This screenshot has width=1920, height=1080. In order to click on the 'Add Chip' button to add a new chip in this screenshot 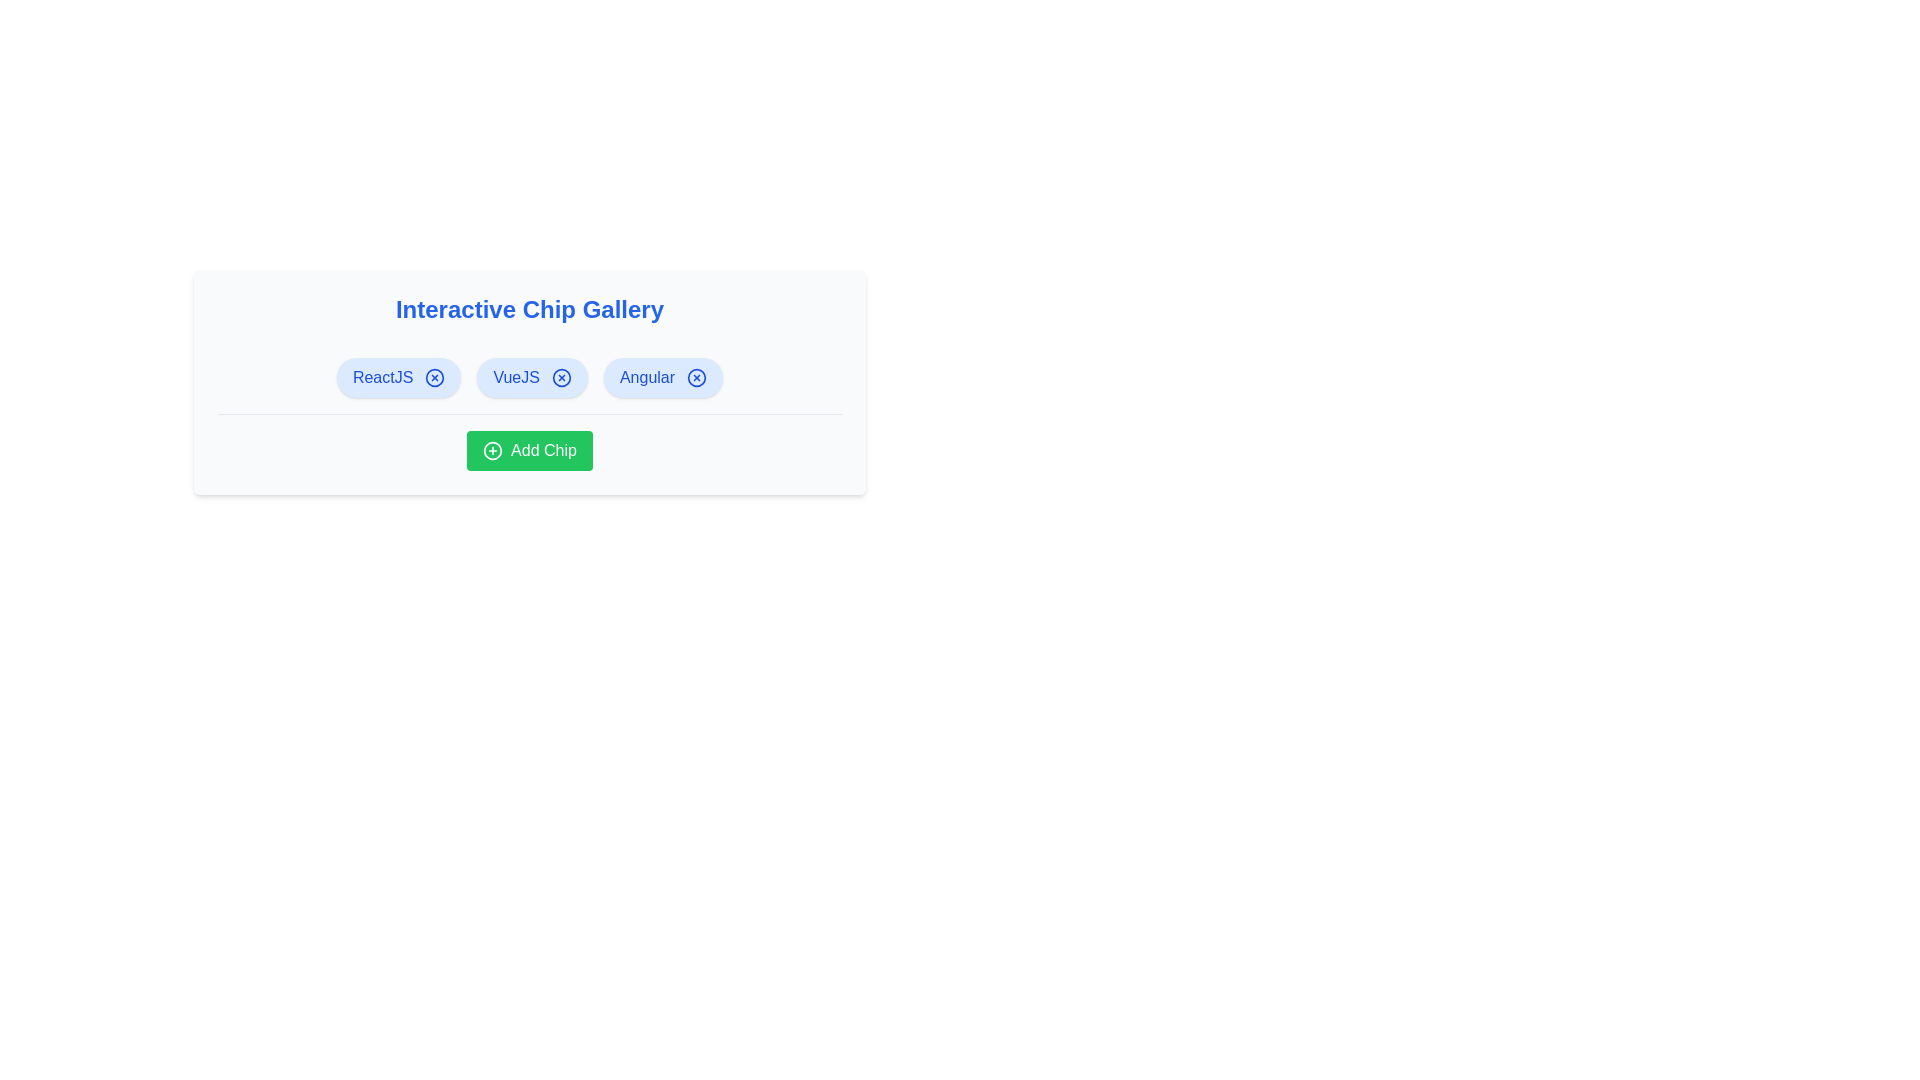, I will do `click(529, 451)`.